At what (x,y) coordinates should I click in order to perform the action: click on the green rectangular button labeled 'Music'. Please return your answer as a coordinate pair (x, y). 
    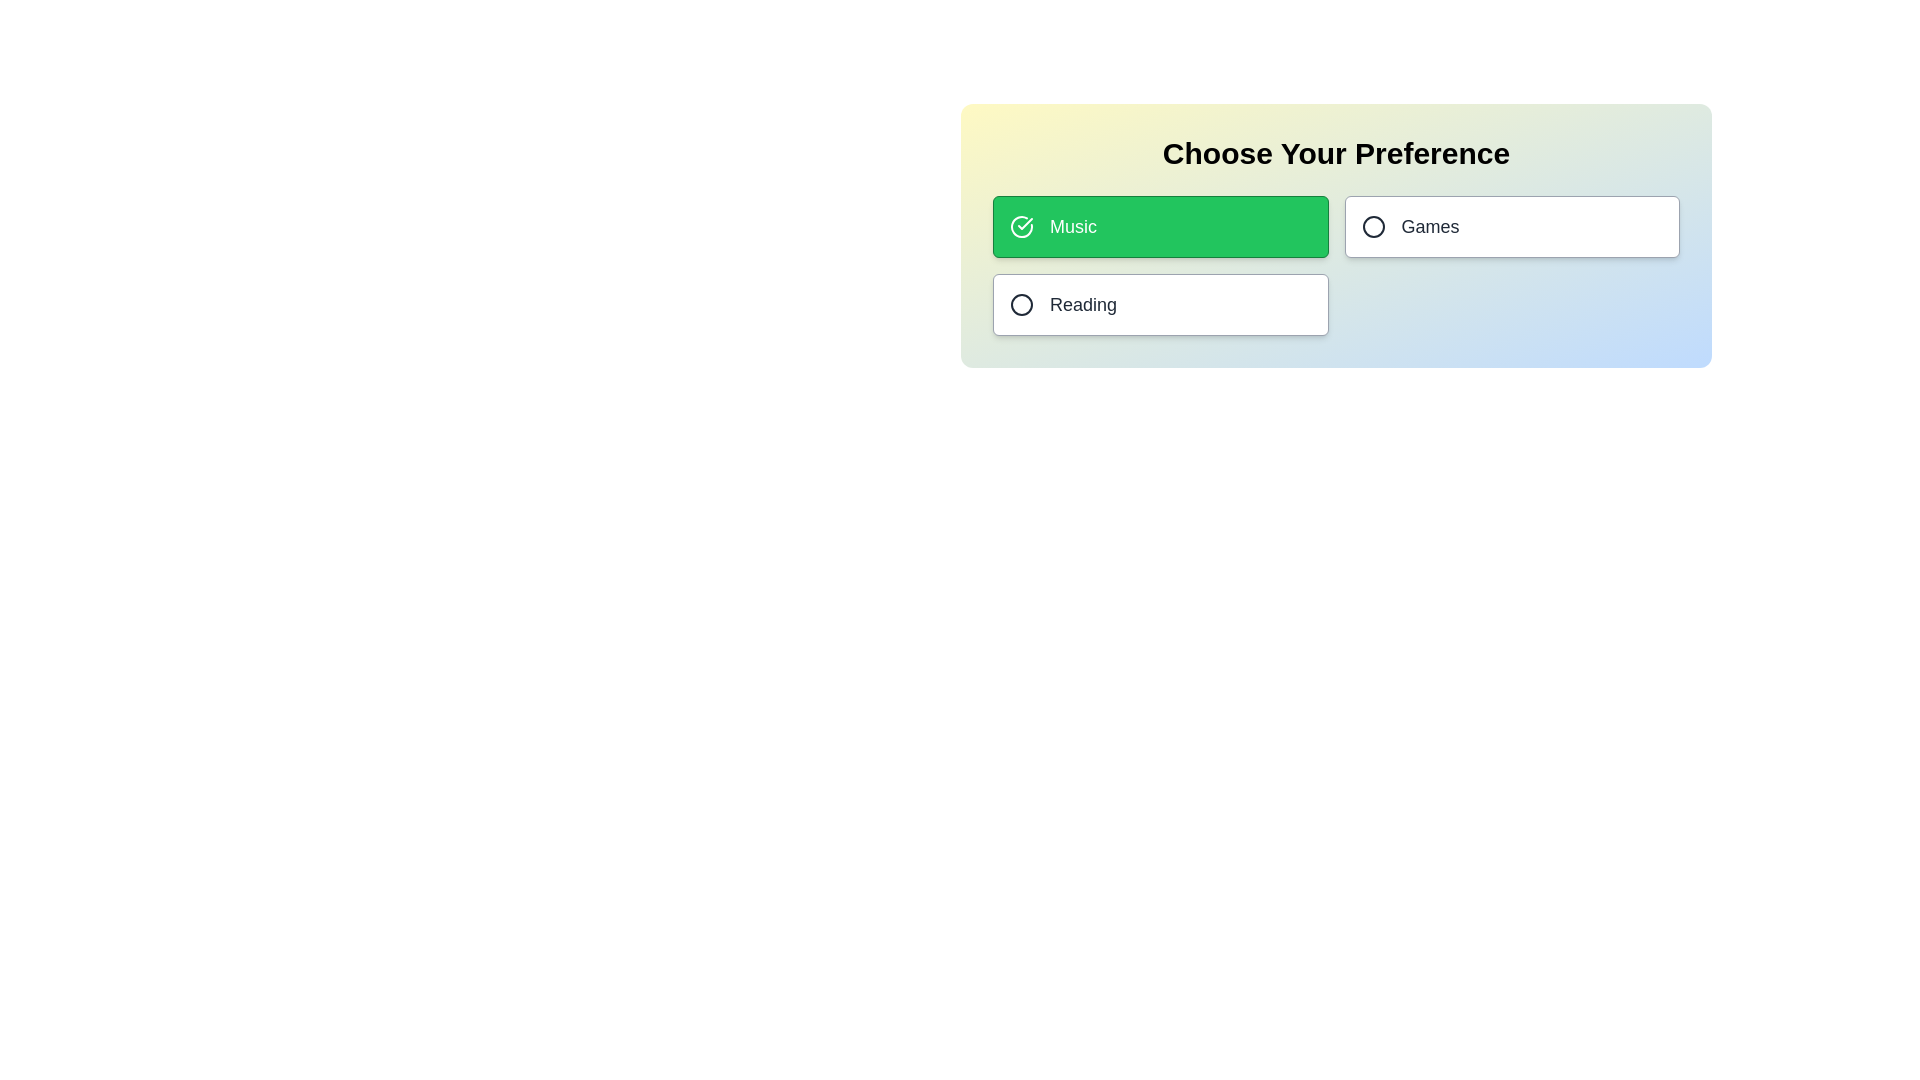
    Looking at the image, I should click on (1160, 226).